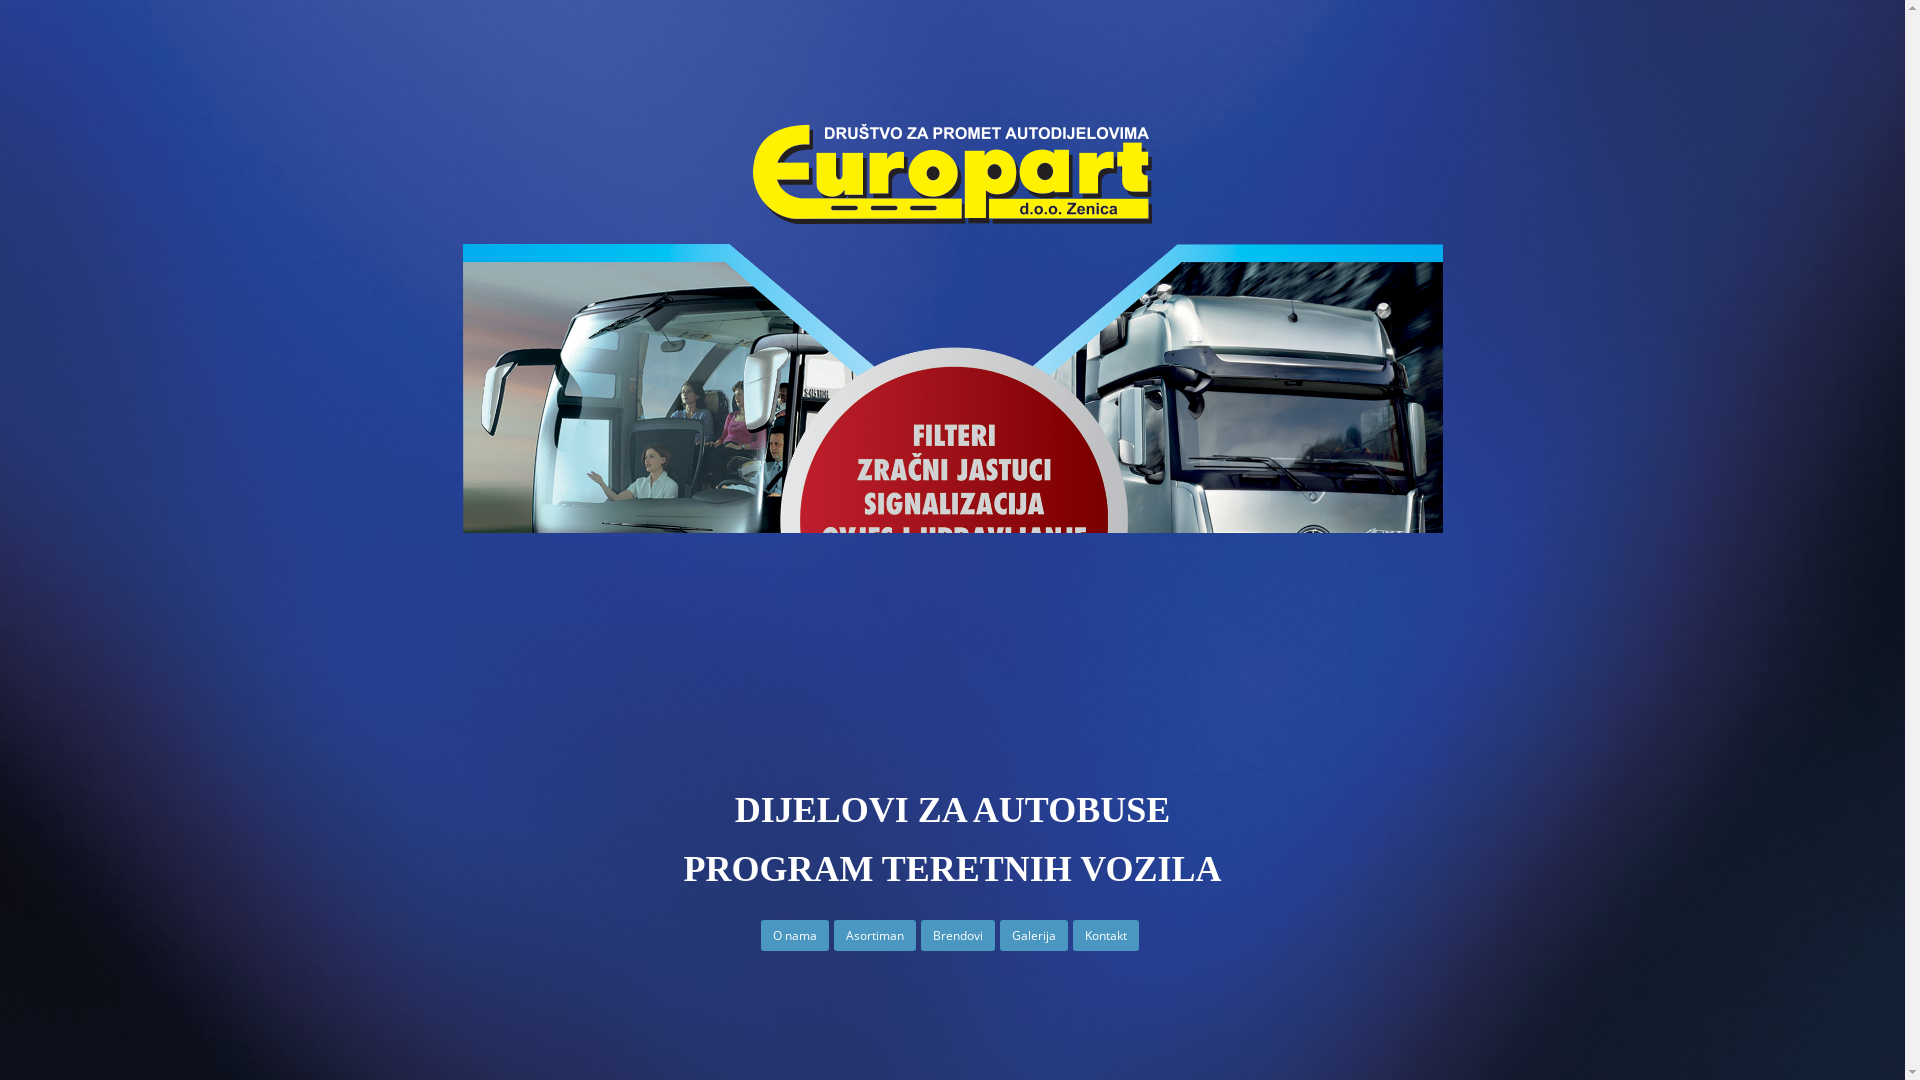 This screenshot has width=1920, height=1080. What do you see at coordinates (874, 936) in the screenshot?
I see `'Asortiman'` at bounding box center [874, 936].